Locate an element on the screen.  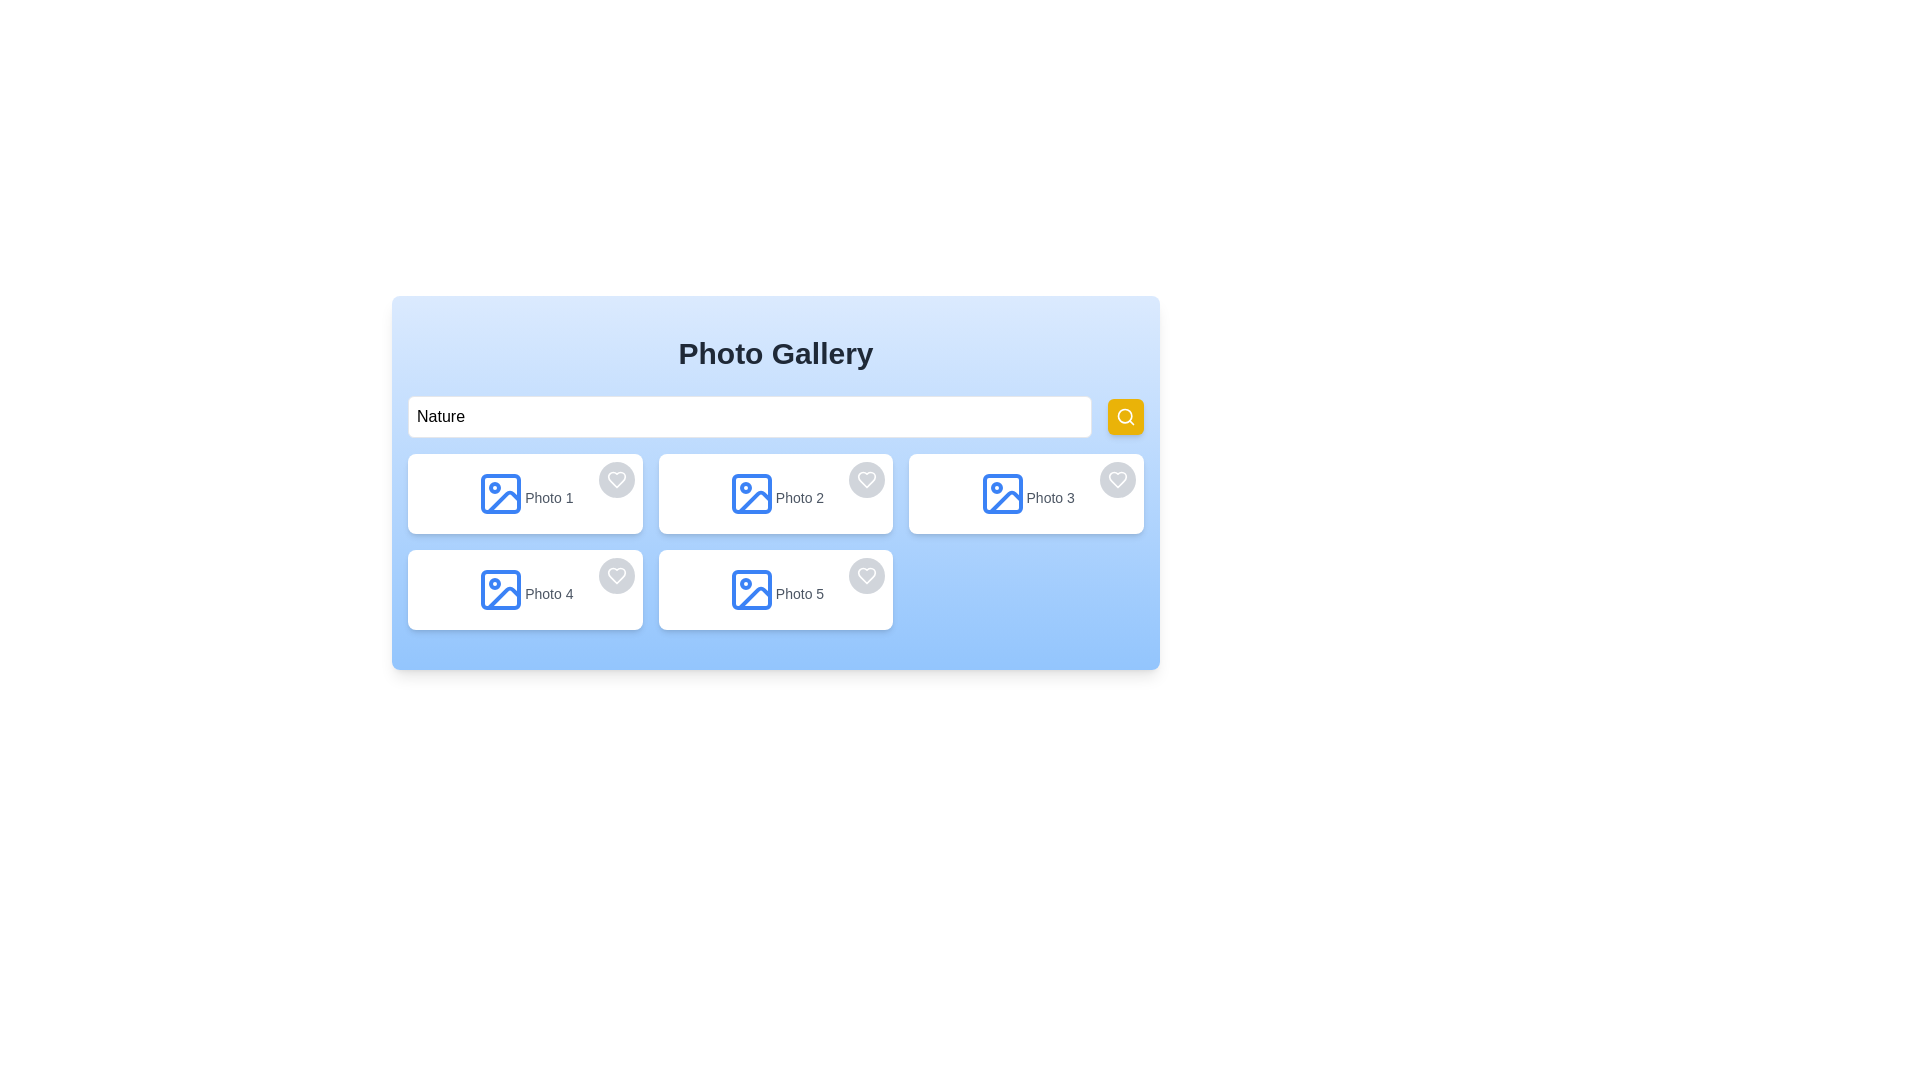
the decorative SVG rounded rectangle subcomponent of the image placeholder for 'Photo 2' located at the top-left corner of the icon is located at coordinates (750, 493).